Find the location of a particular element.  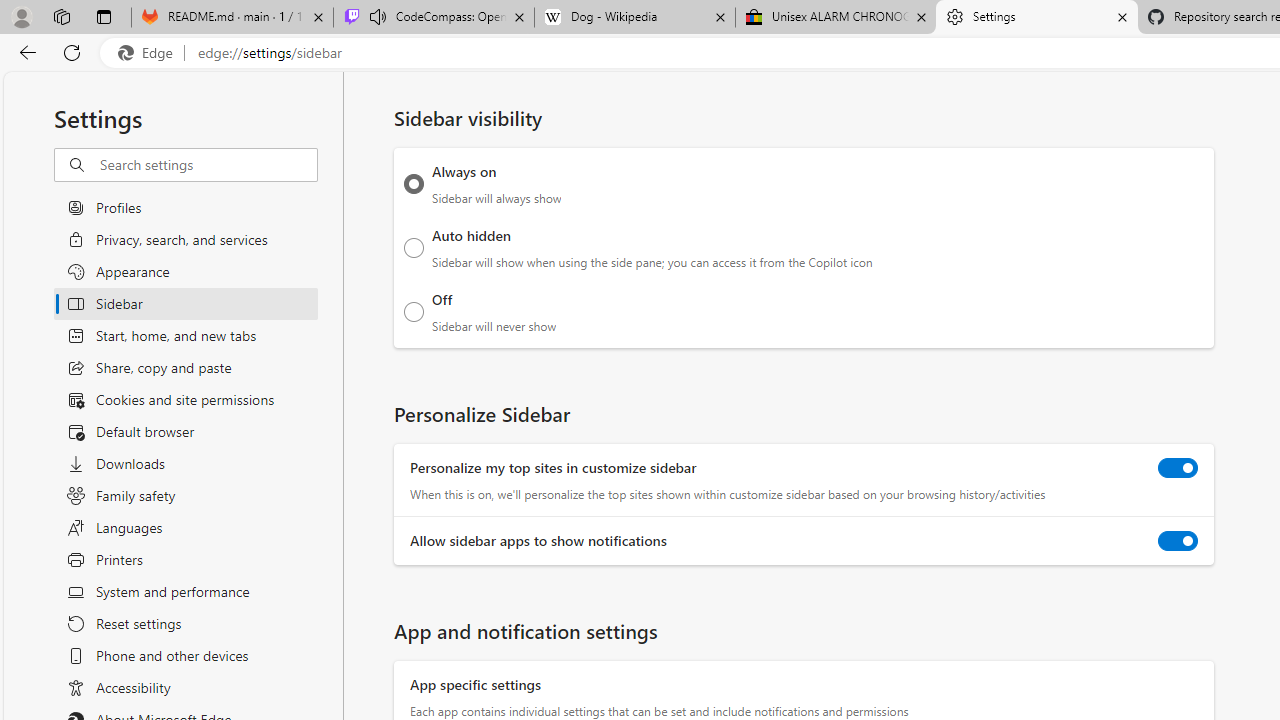

'Dog - Wikipedia' is located at coordinates (633, 17).